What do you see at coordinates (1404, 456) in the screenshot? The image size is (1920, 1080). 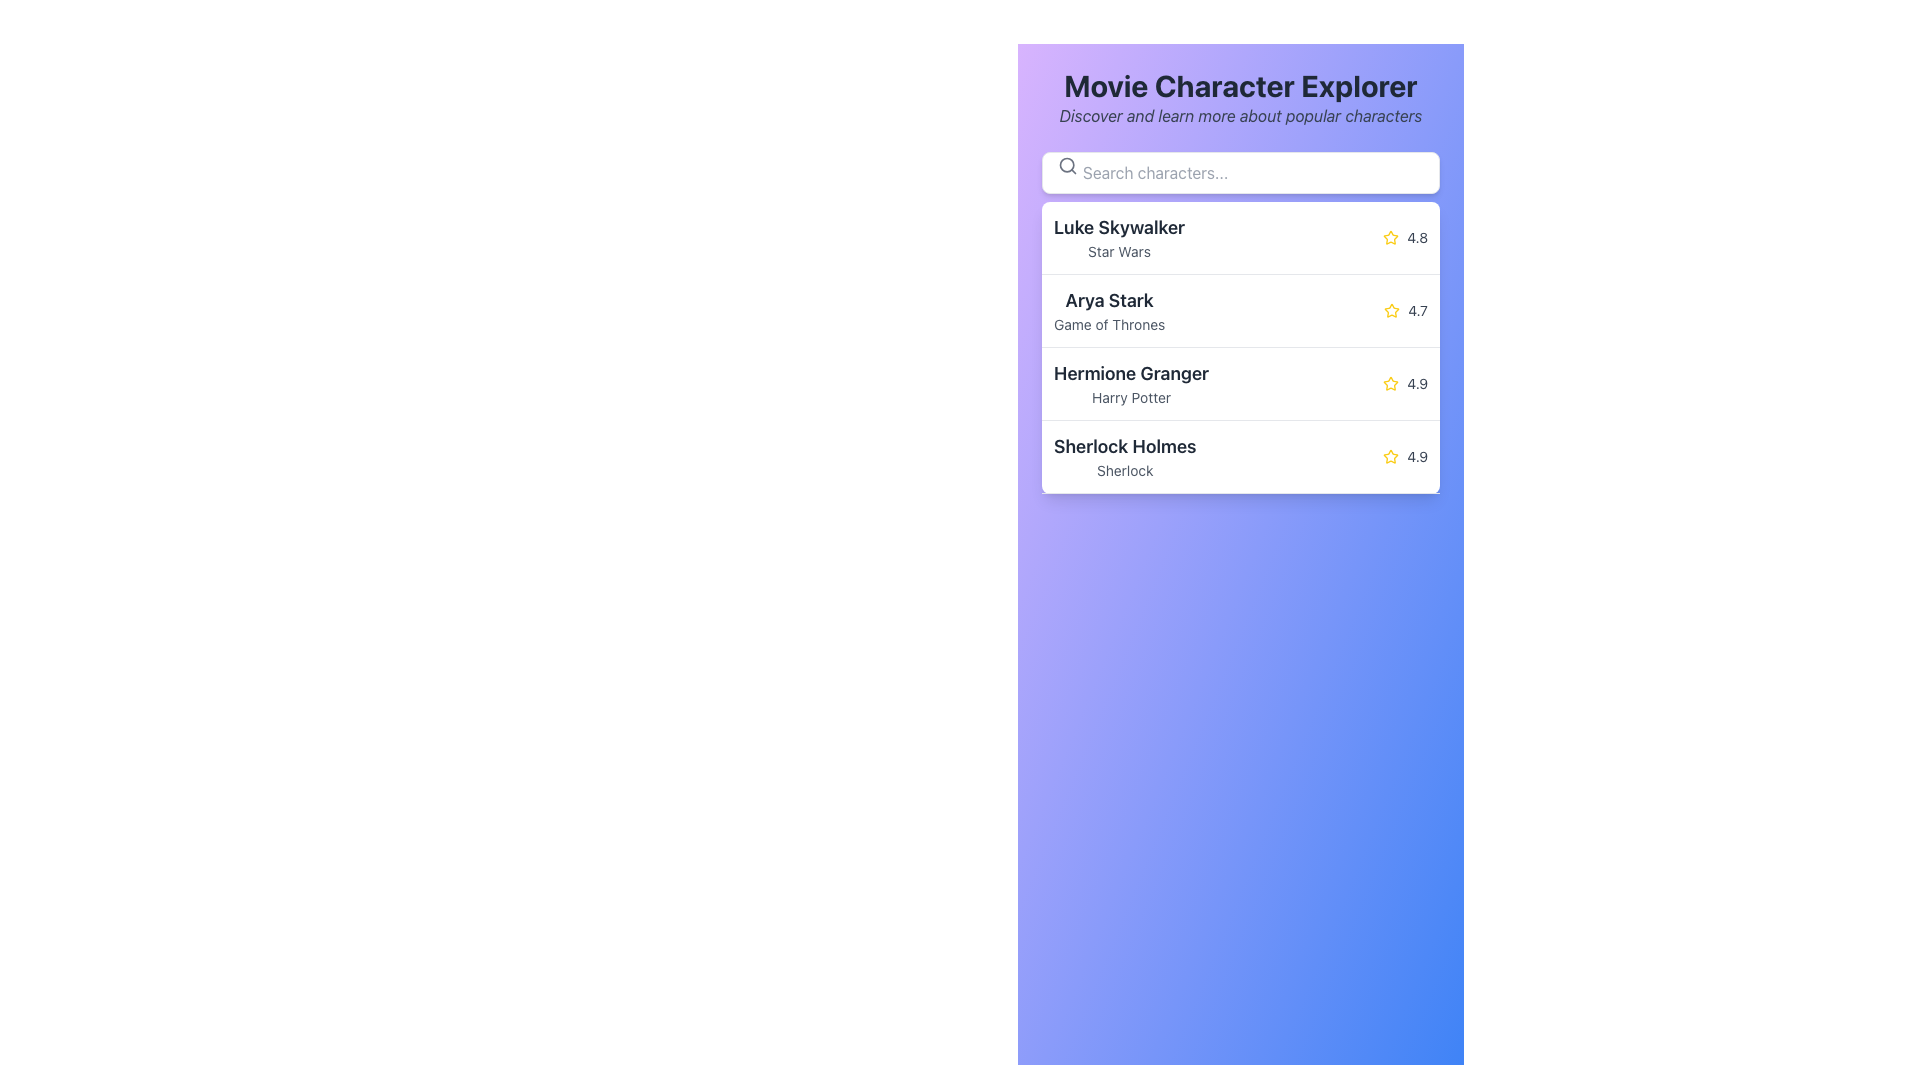 I see `the Rating Display element showing a rating of '4.9' next to a yellow star icon, located in the rightmost area of the 'Sherlock Holmes' listing` at bounding box center [1404, 456].